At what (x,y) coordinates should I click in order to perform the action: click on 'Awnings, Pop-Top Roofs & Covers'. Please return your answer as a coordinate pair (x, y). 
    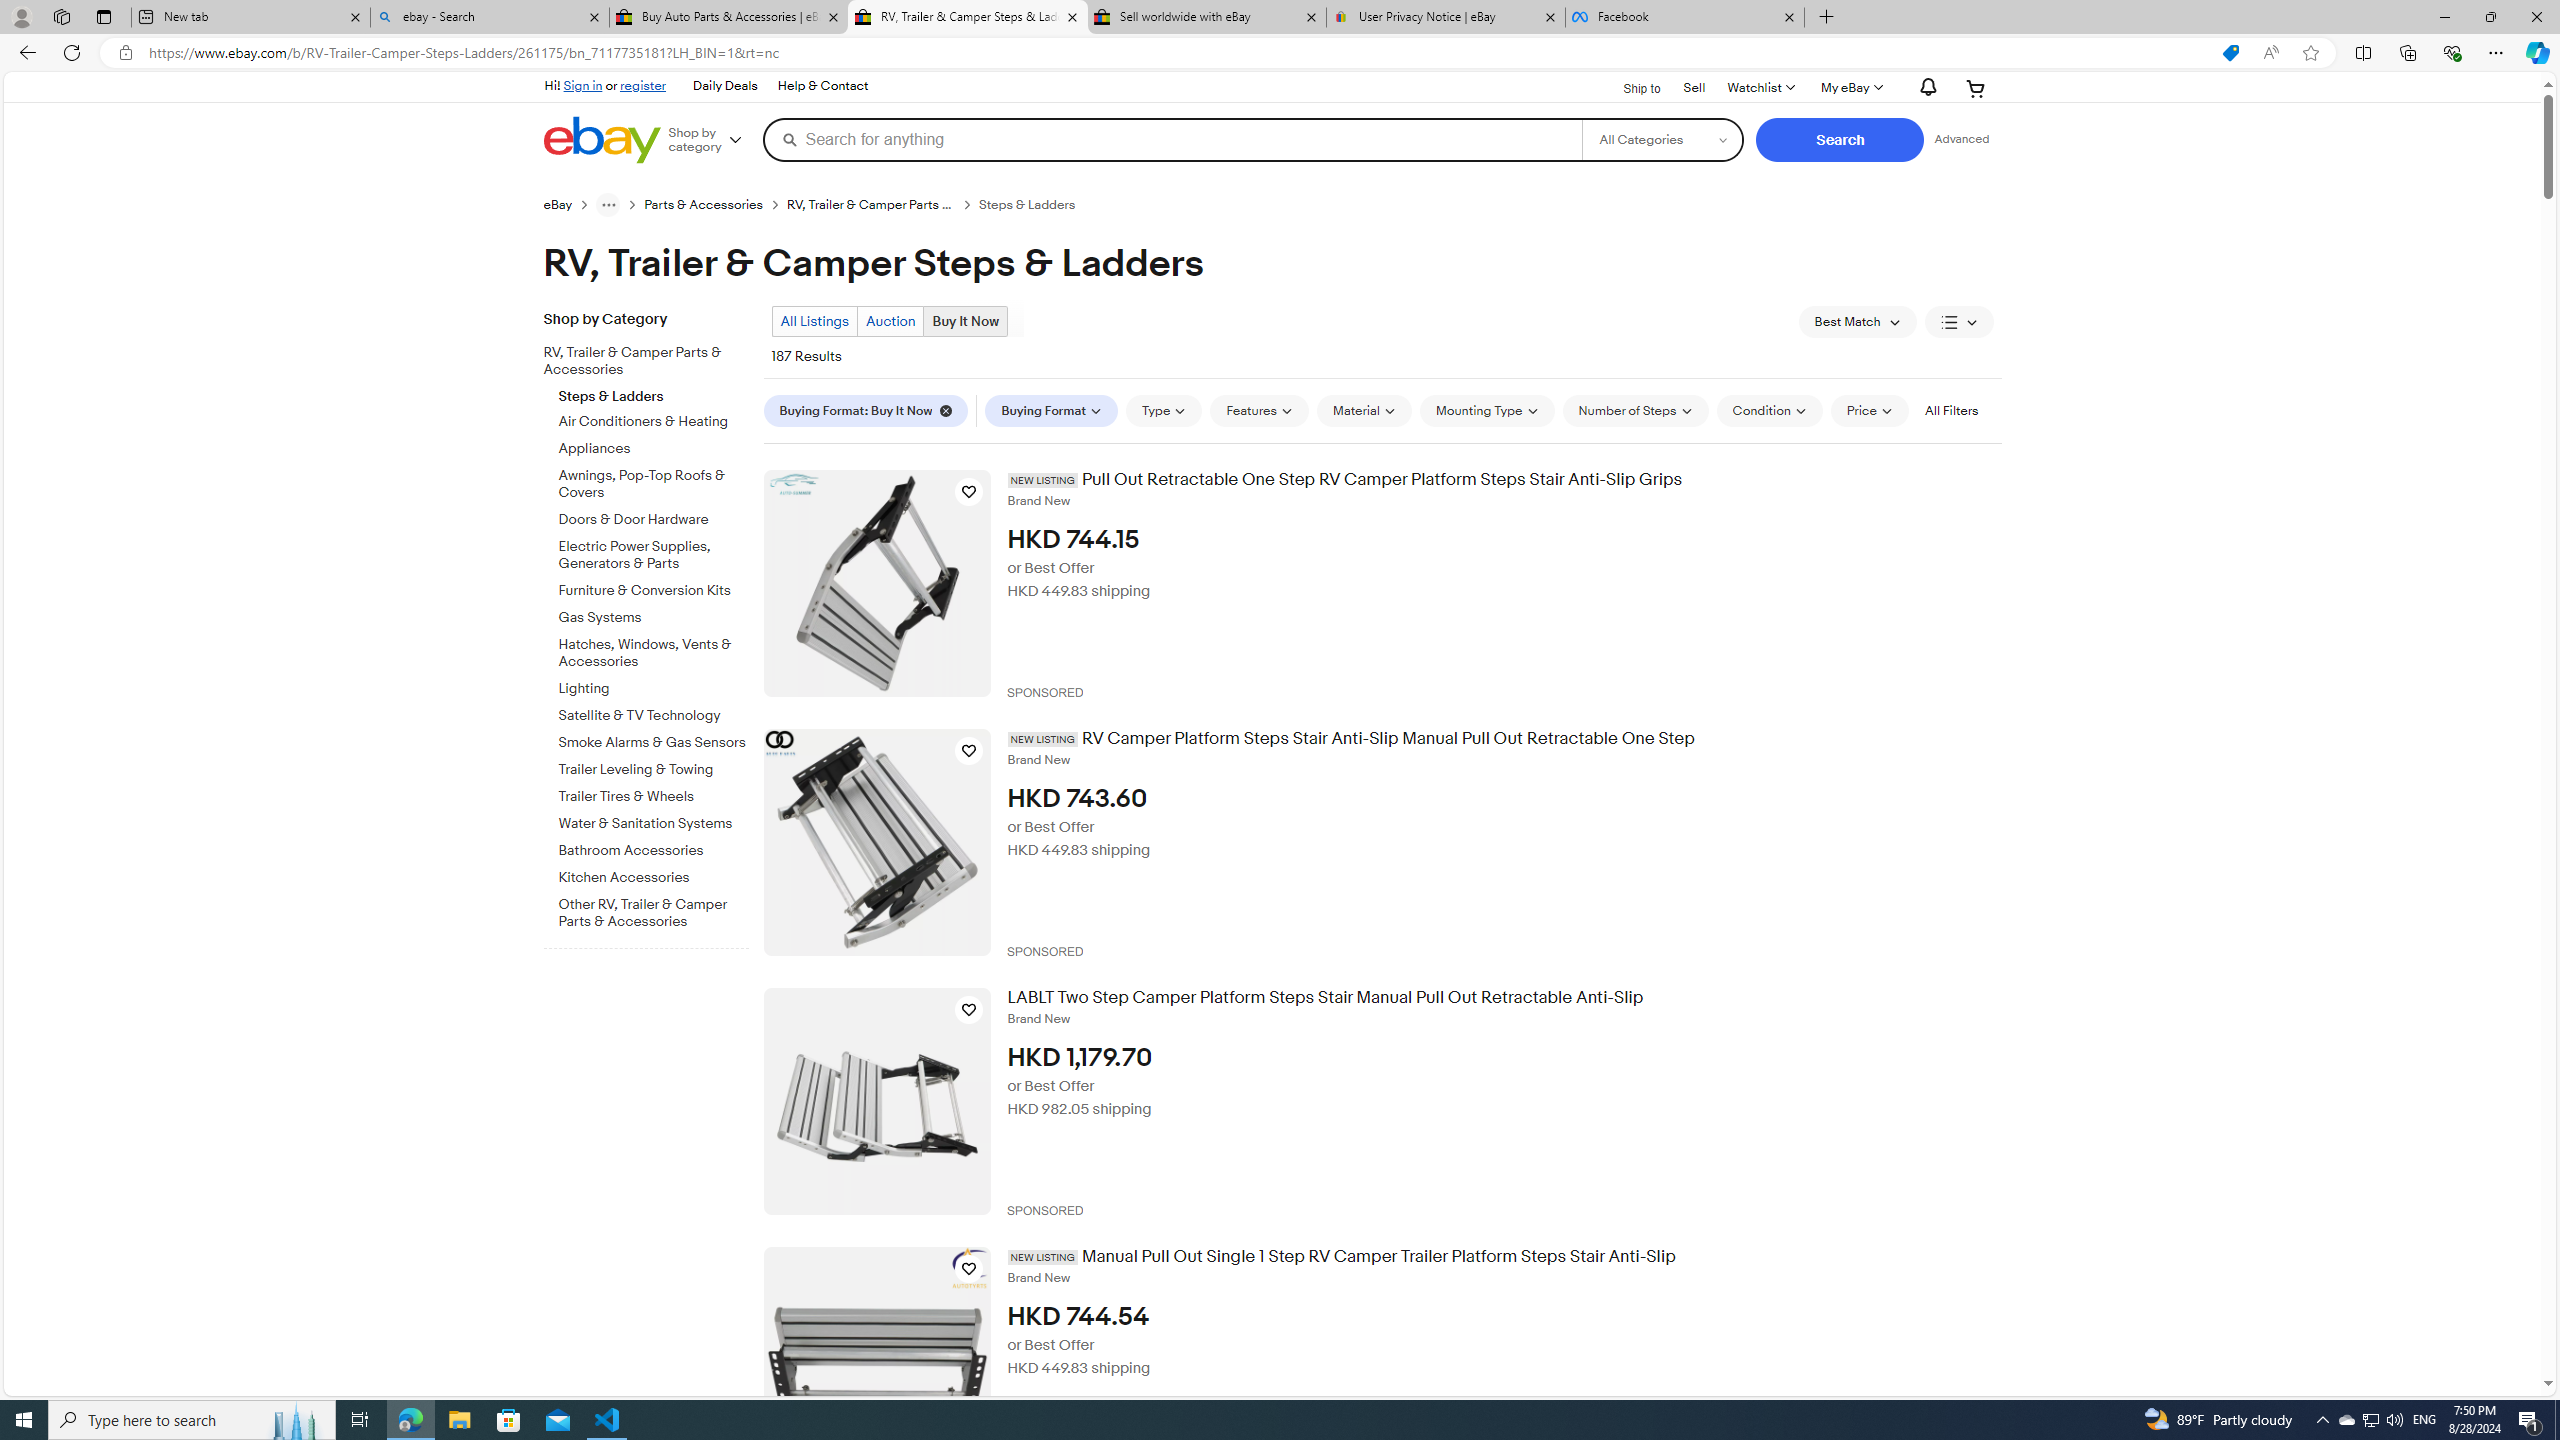
    Looking at the image, I should click on (653, 483).